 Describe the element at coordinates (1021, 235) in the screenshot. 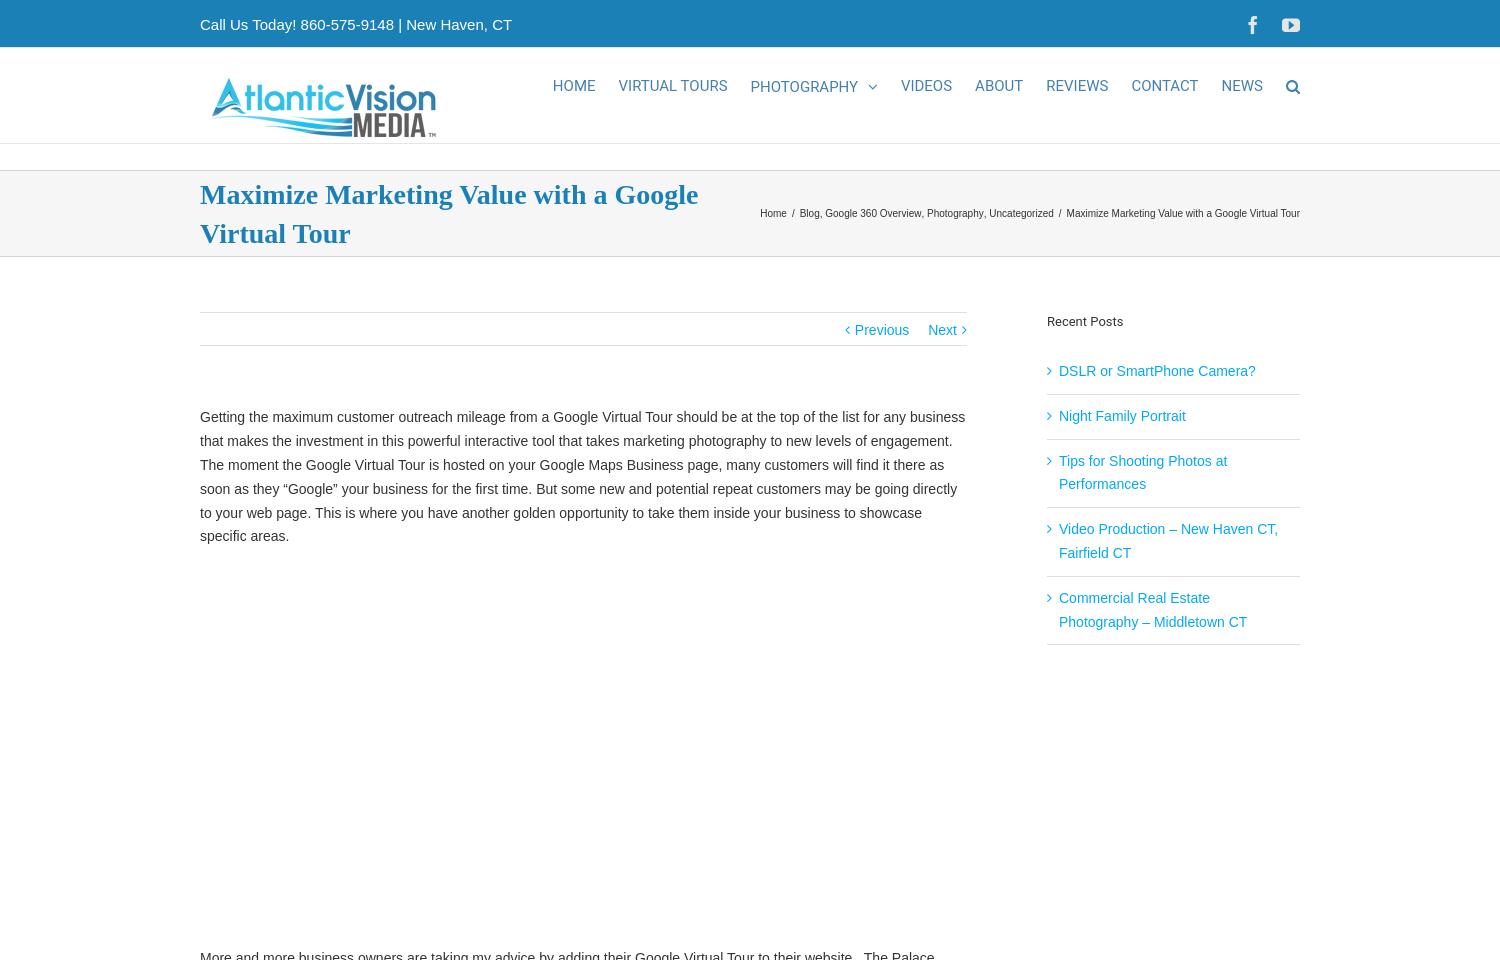

I see `'Uncategorized'` at that location.